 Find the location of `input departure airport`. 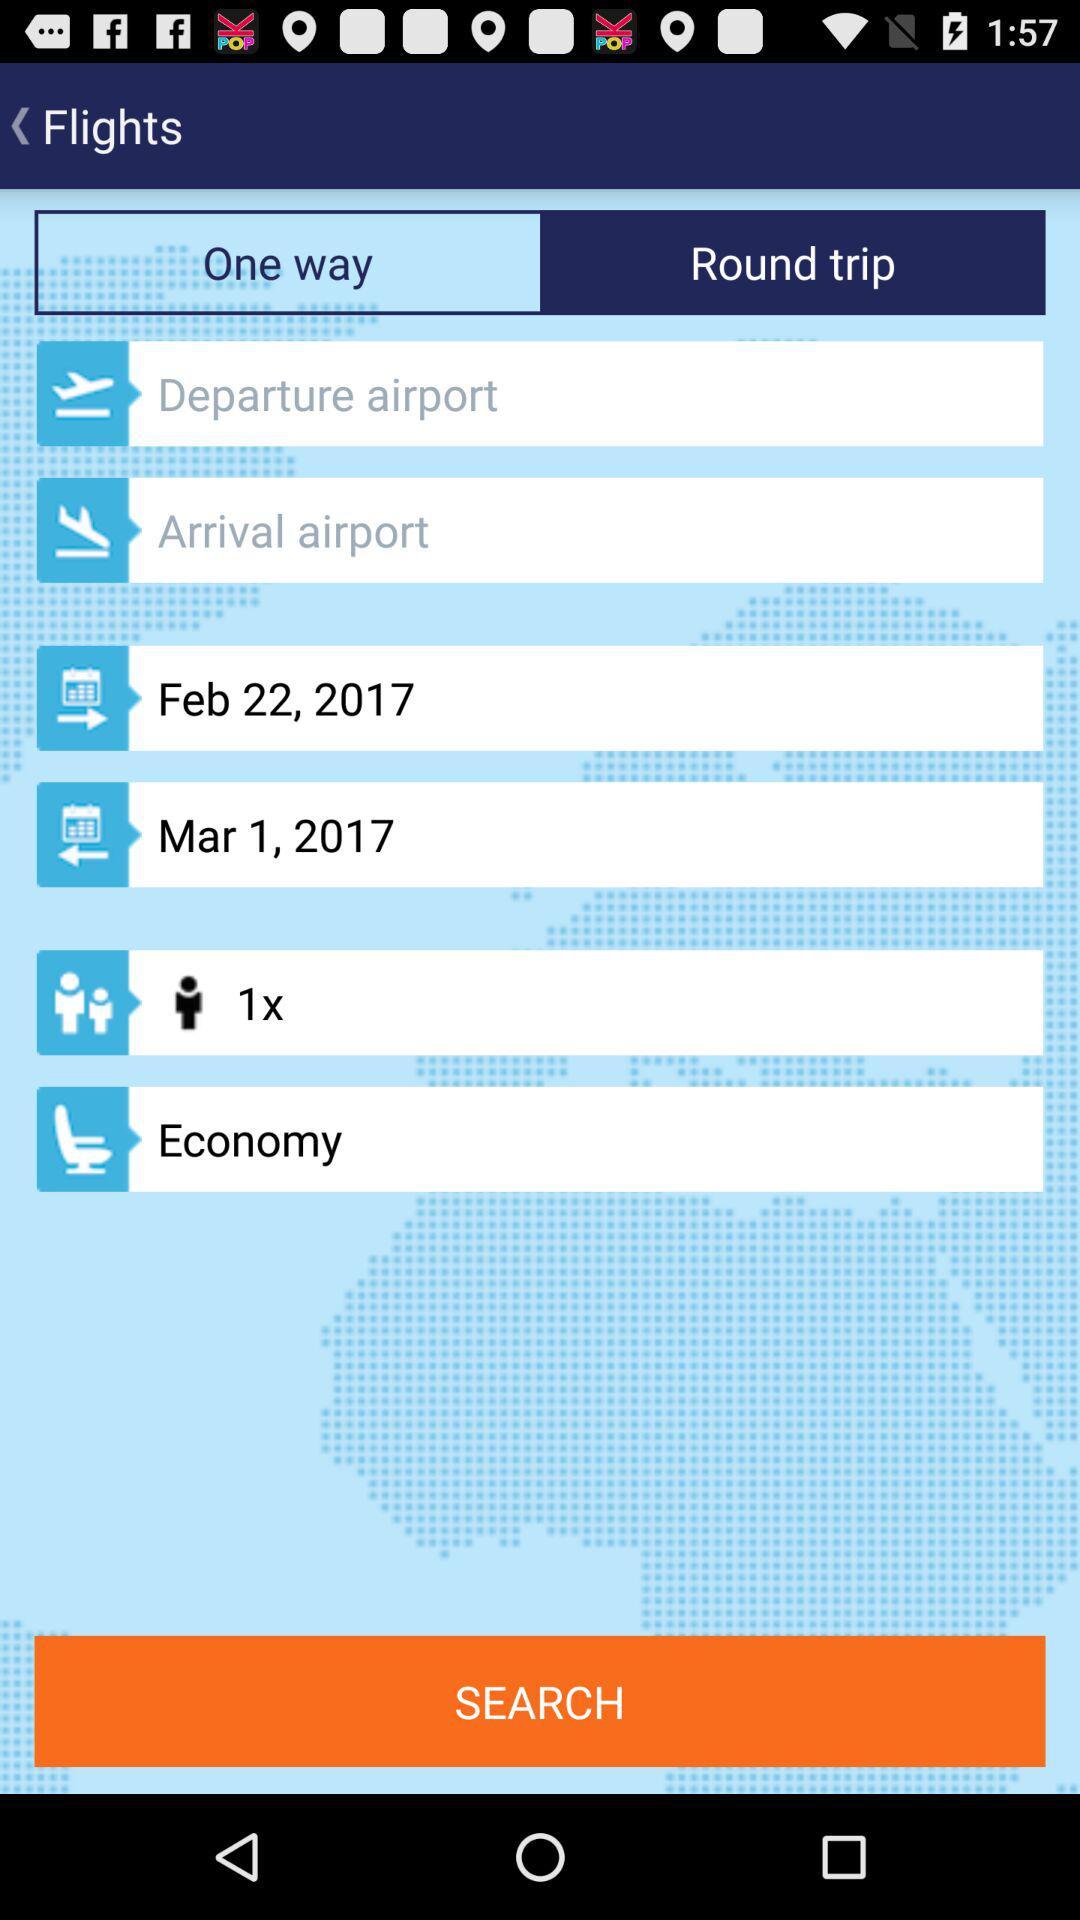

input departure airport is located at coordinates (540, 393).